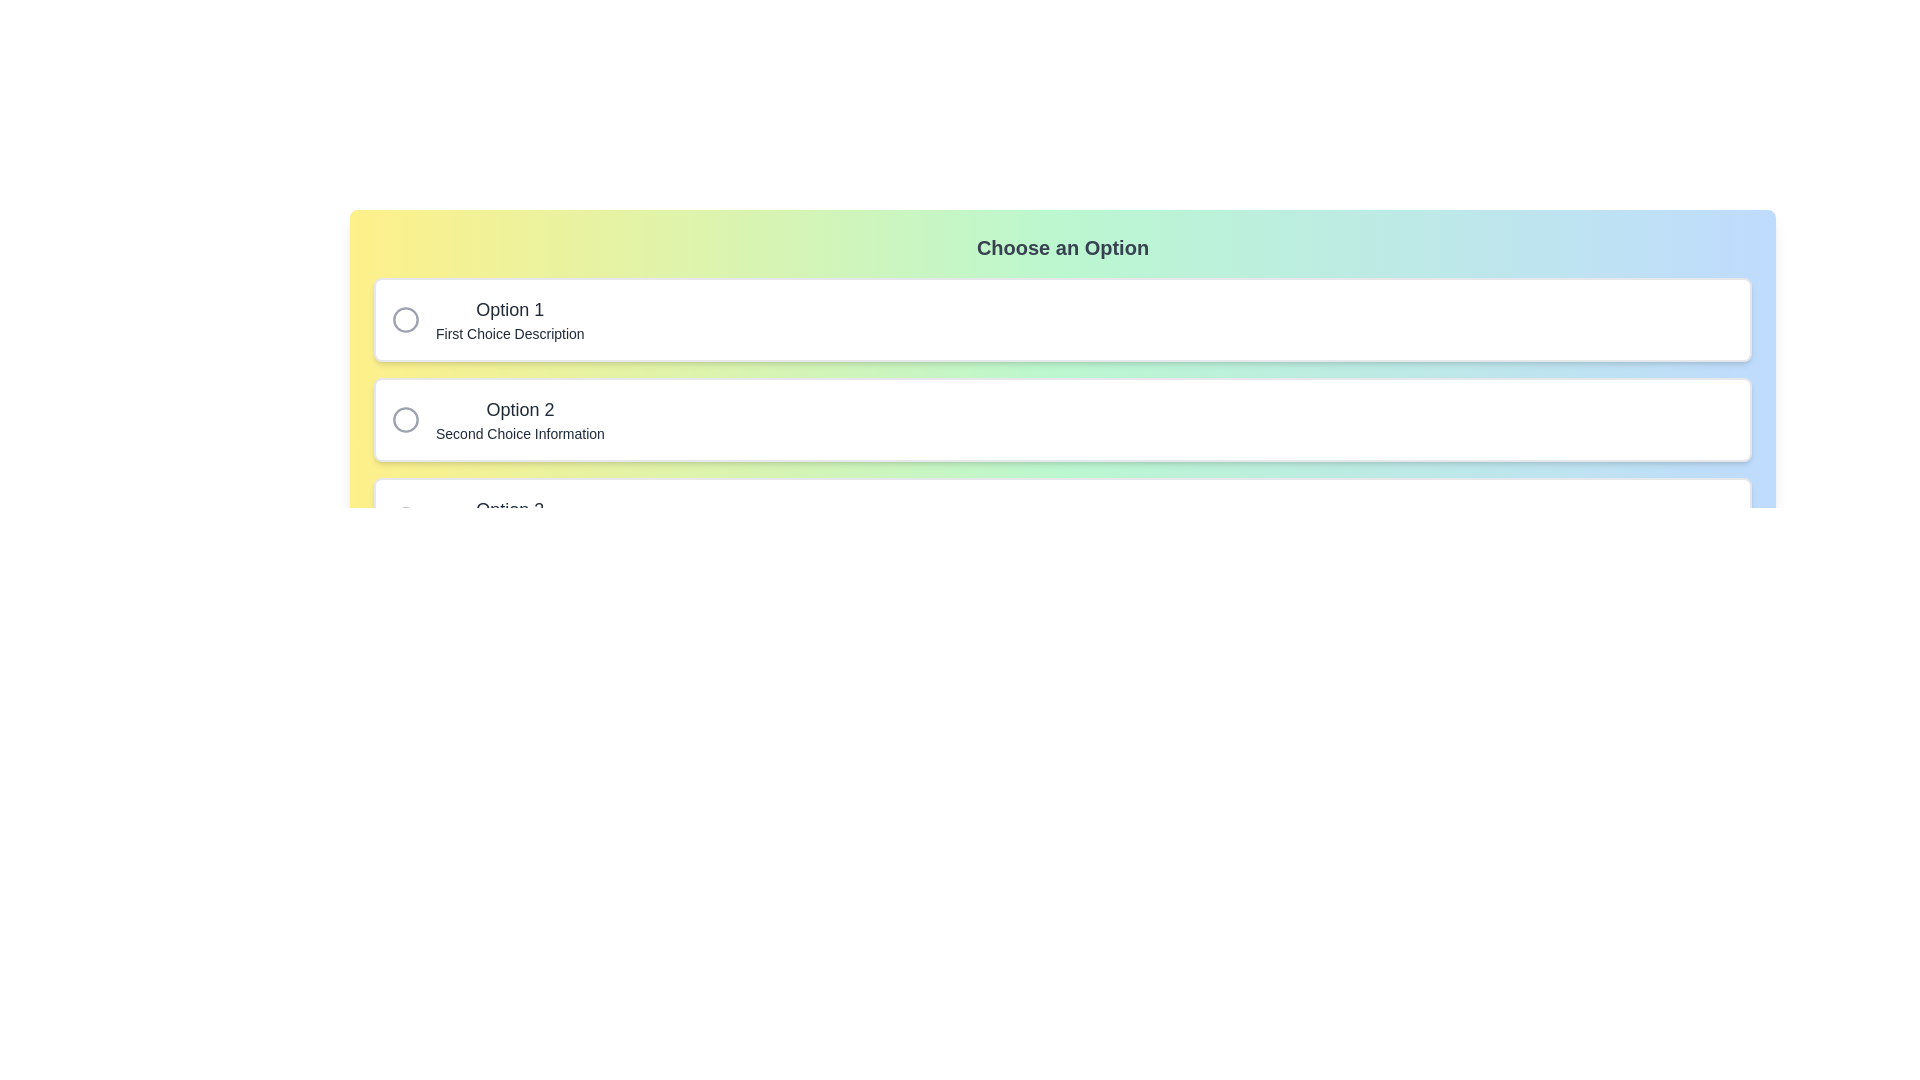 This screenshot has width=1920, height=1080. Describe the element at coordinates (520, 433) in the screenshot. I see `the descriptive Text label located below the 'Option 2' heading in the second option group` at that location.